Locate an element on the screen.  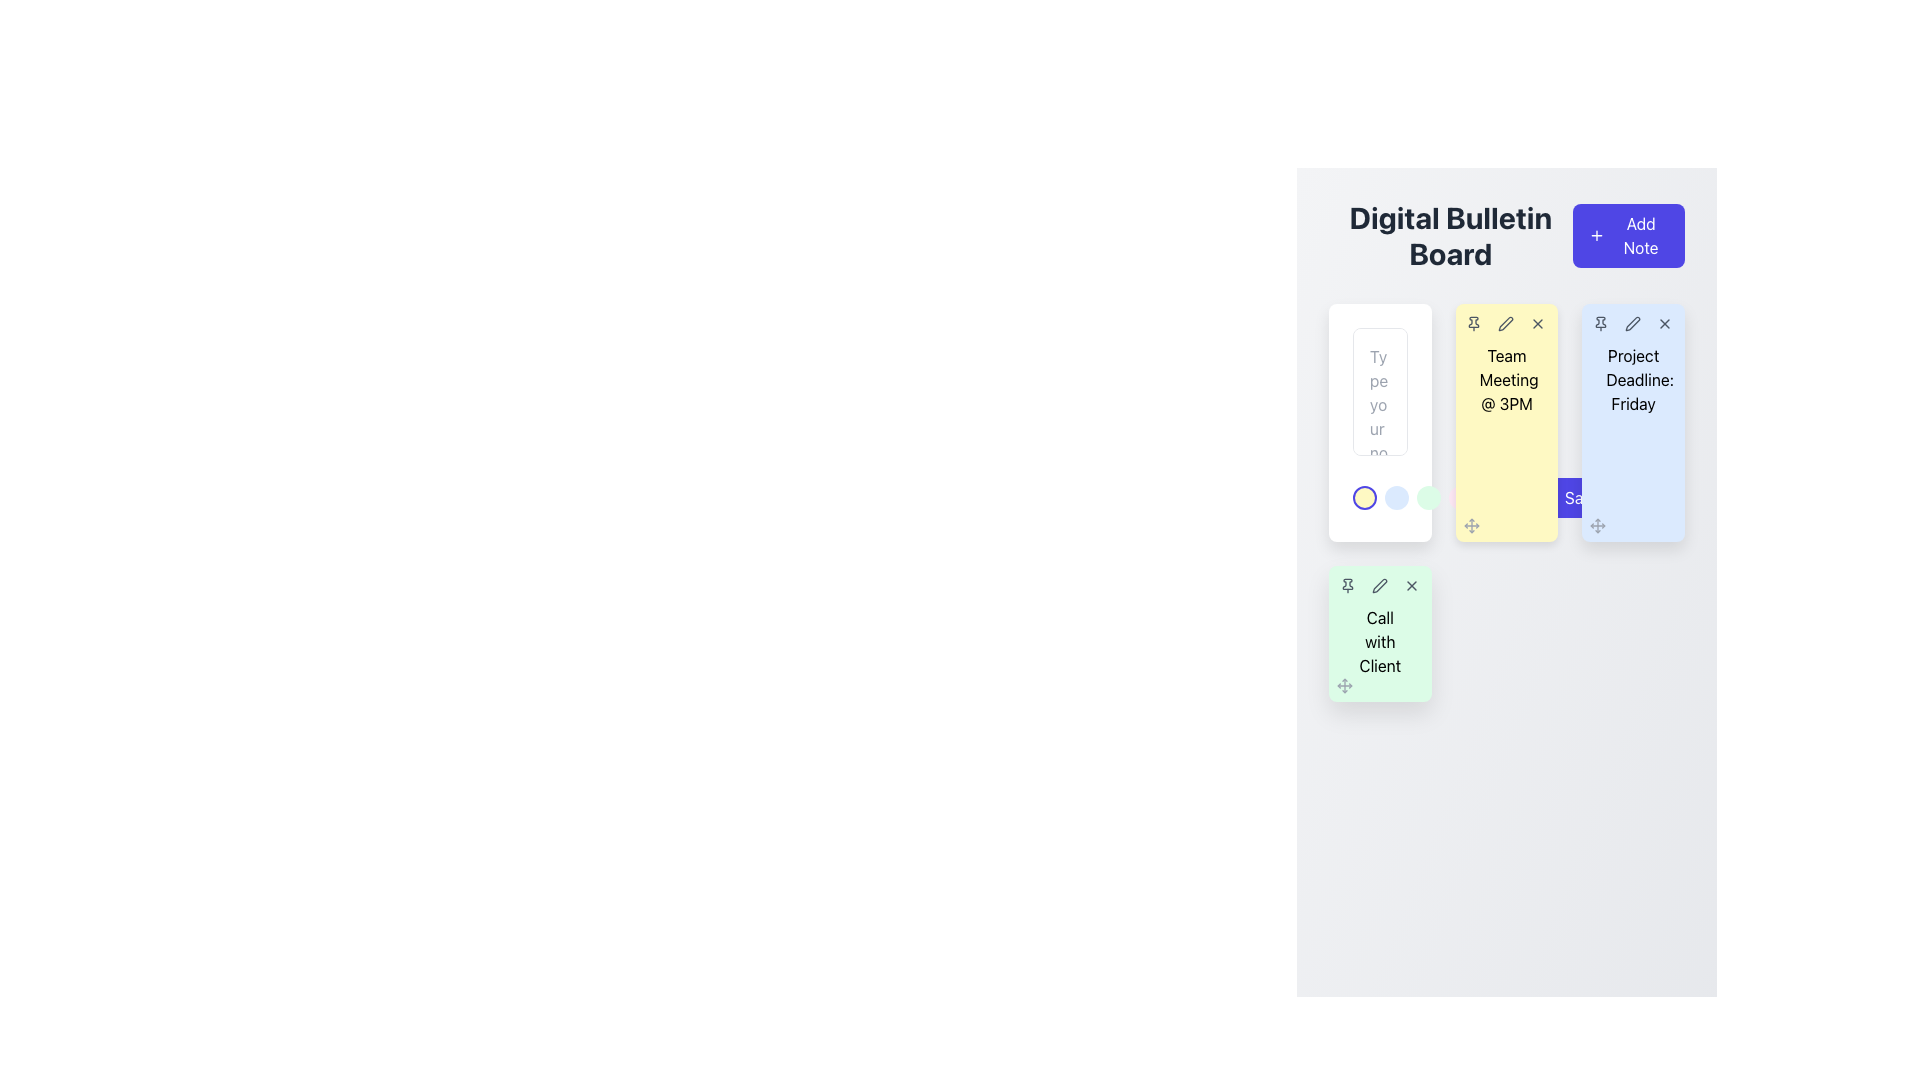
the pin icon button located at the top-right area of the green note labeled 'Call with Client' is located at coordinates (1347, 585).